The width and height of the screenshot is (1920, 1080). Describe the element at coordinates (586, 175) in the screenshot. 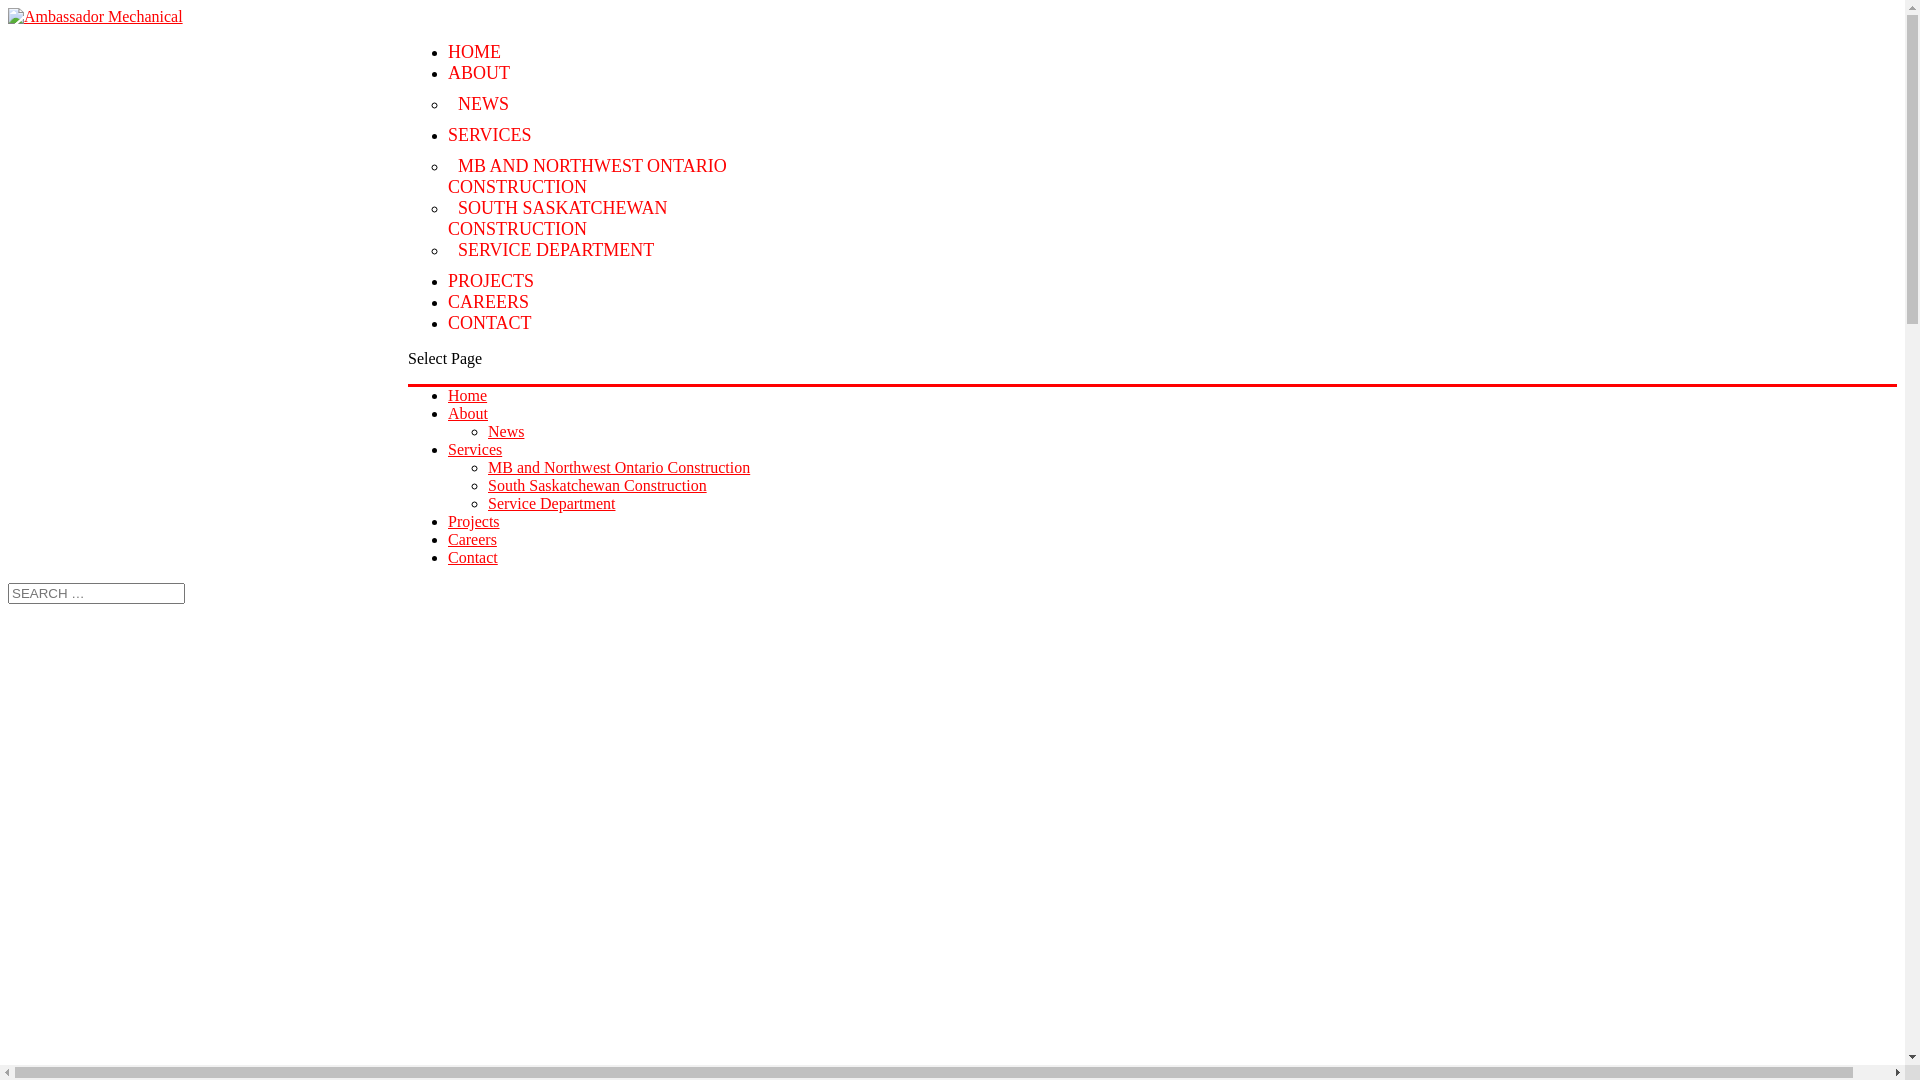

I see `'MB AND NORTHWEST ONTARIO CONSTRUCTION'` at that location.